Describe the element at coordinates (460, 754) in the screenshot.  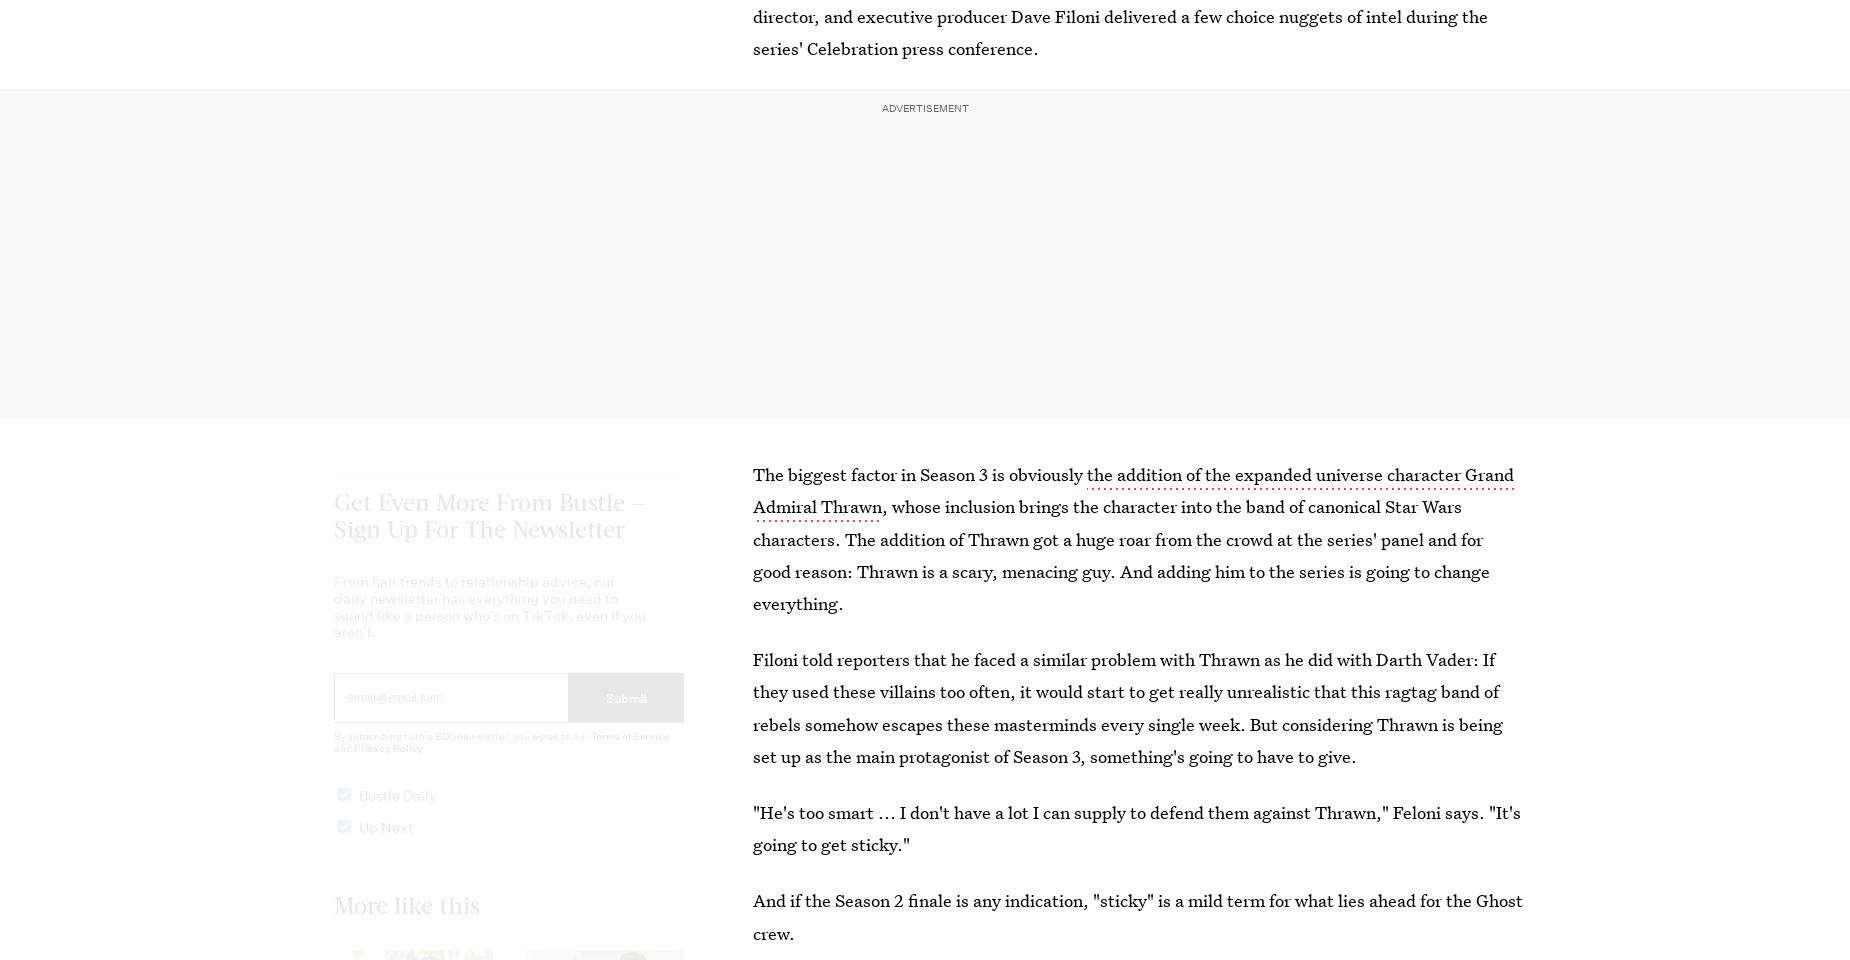
I see `'By subscribing to this BDG newsletter, you agree to our'` at that location.